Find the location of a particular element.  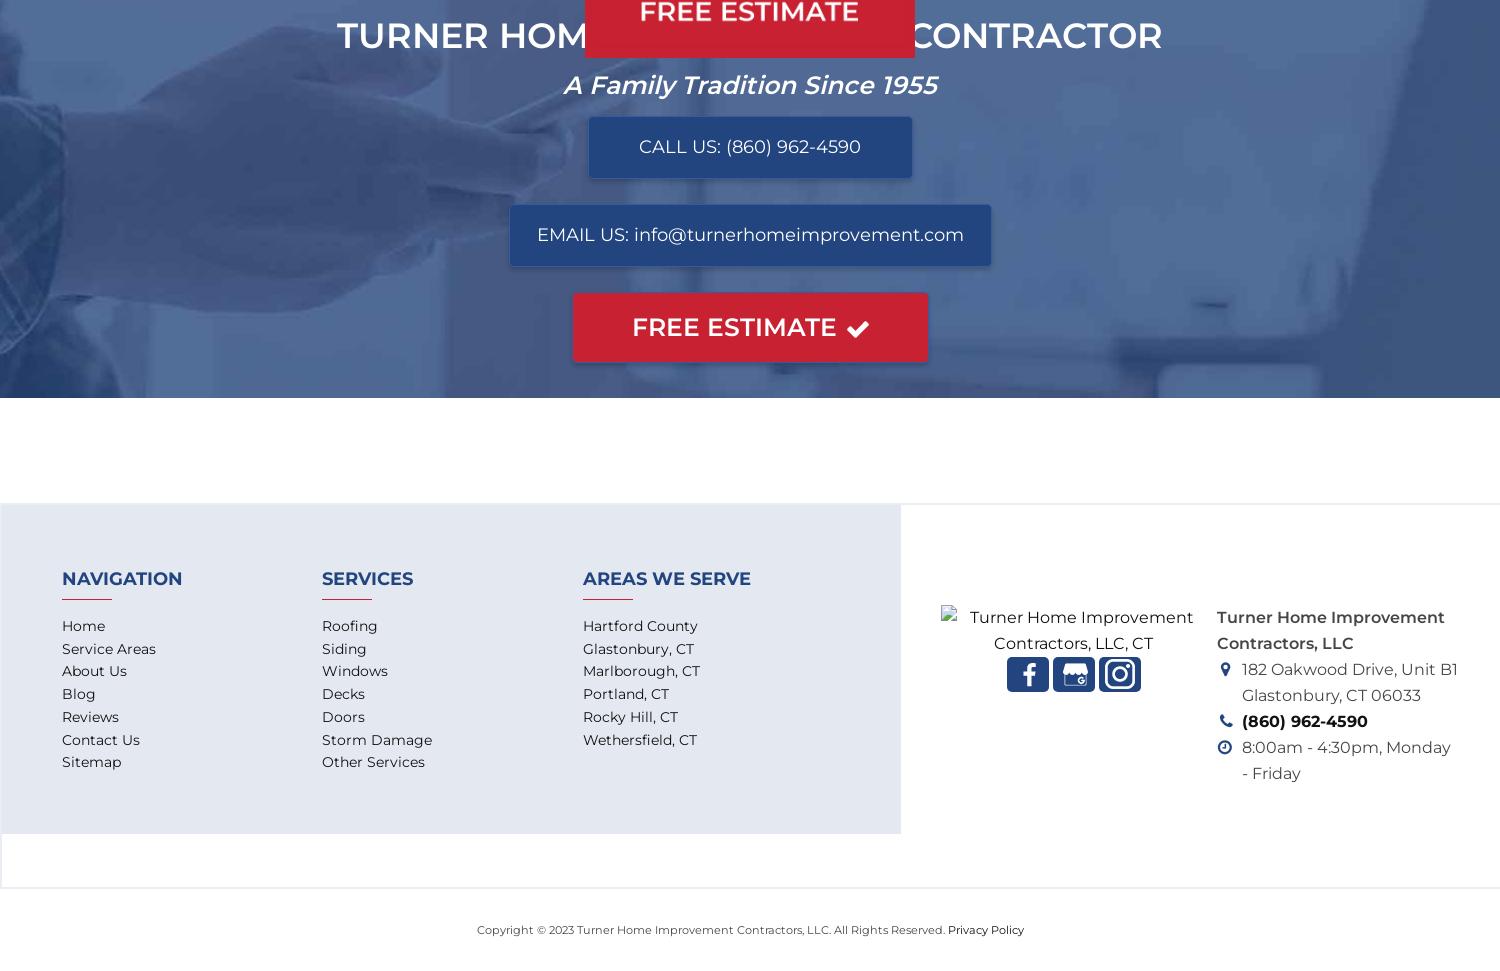

'Siding' is located at coordinates (343, 648).